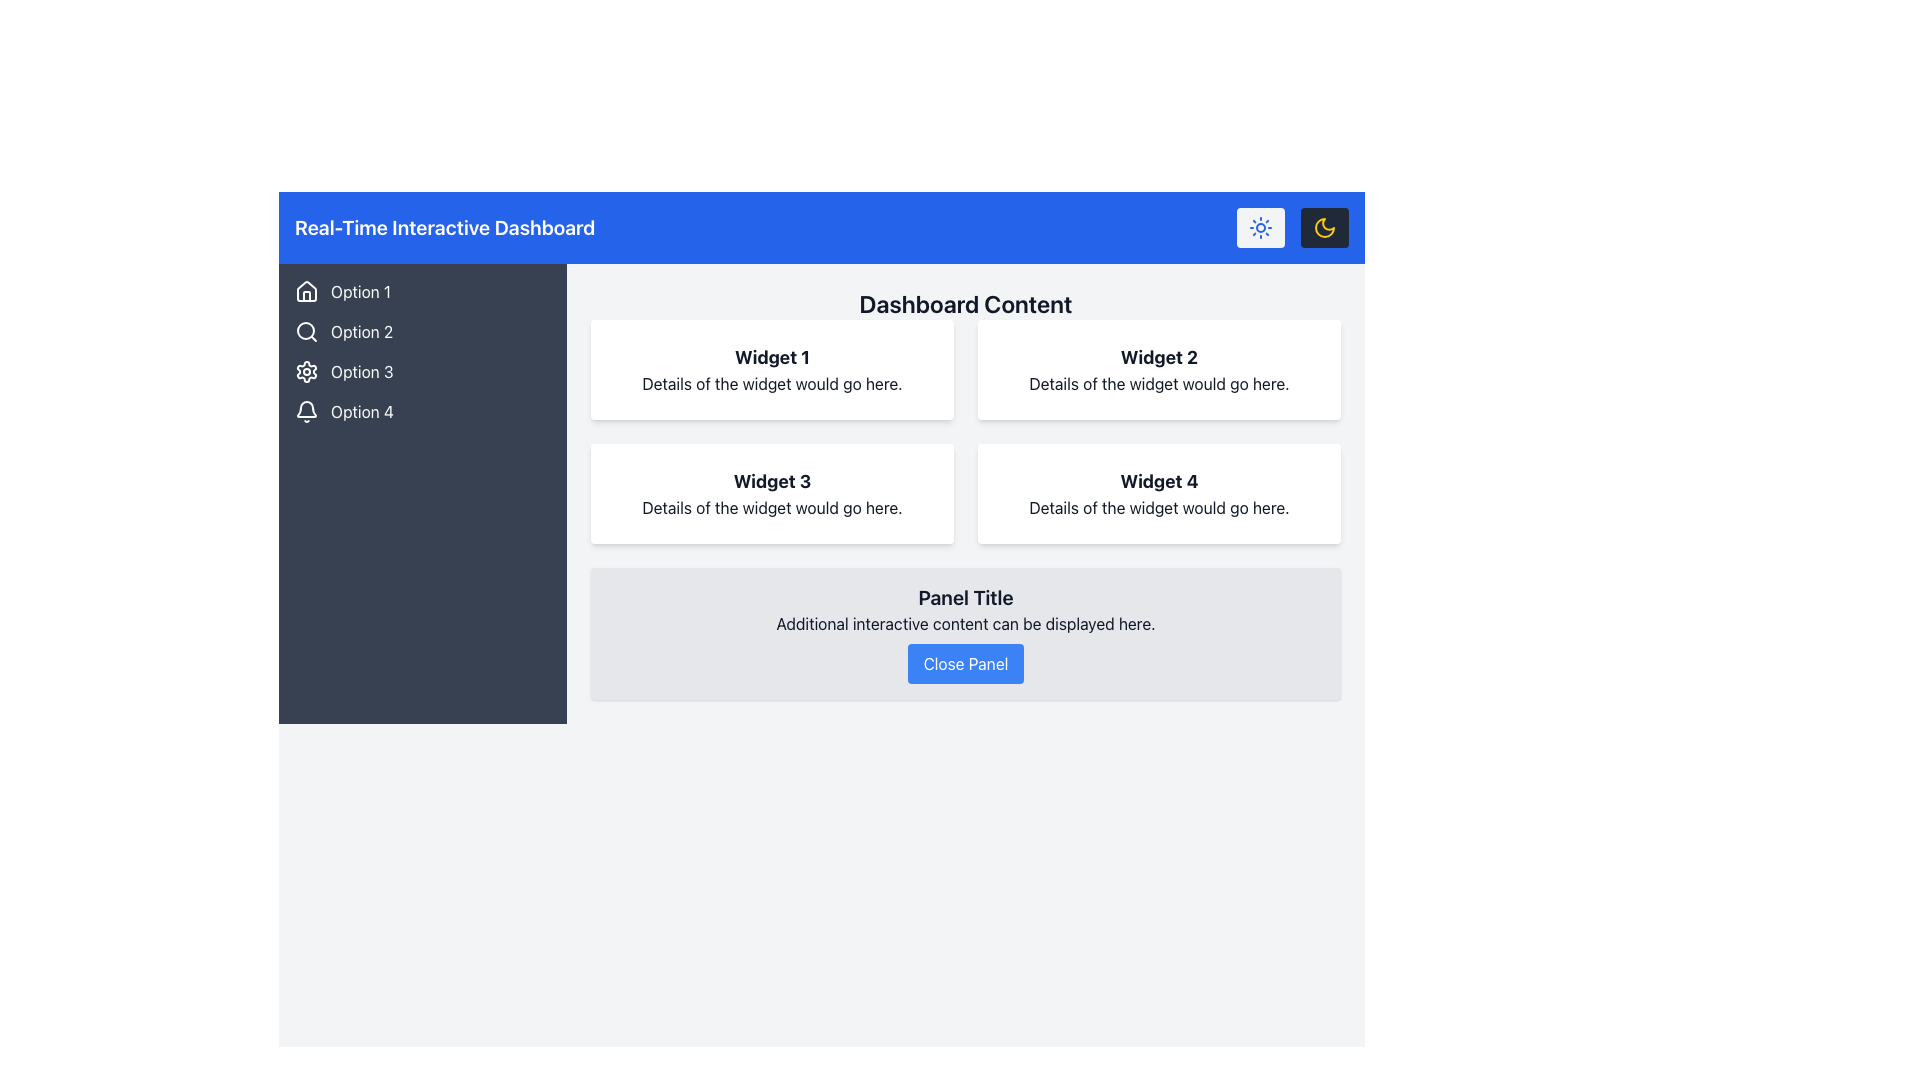 The width and height of the screenshot is (1920, 1080). I want to click on the static text label that denotes the third option in the sidebar's menu, positioned between 'Option 2' and 'Option 4', so click(362, 371).